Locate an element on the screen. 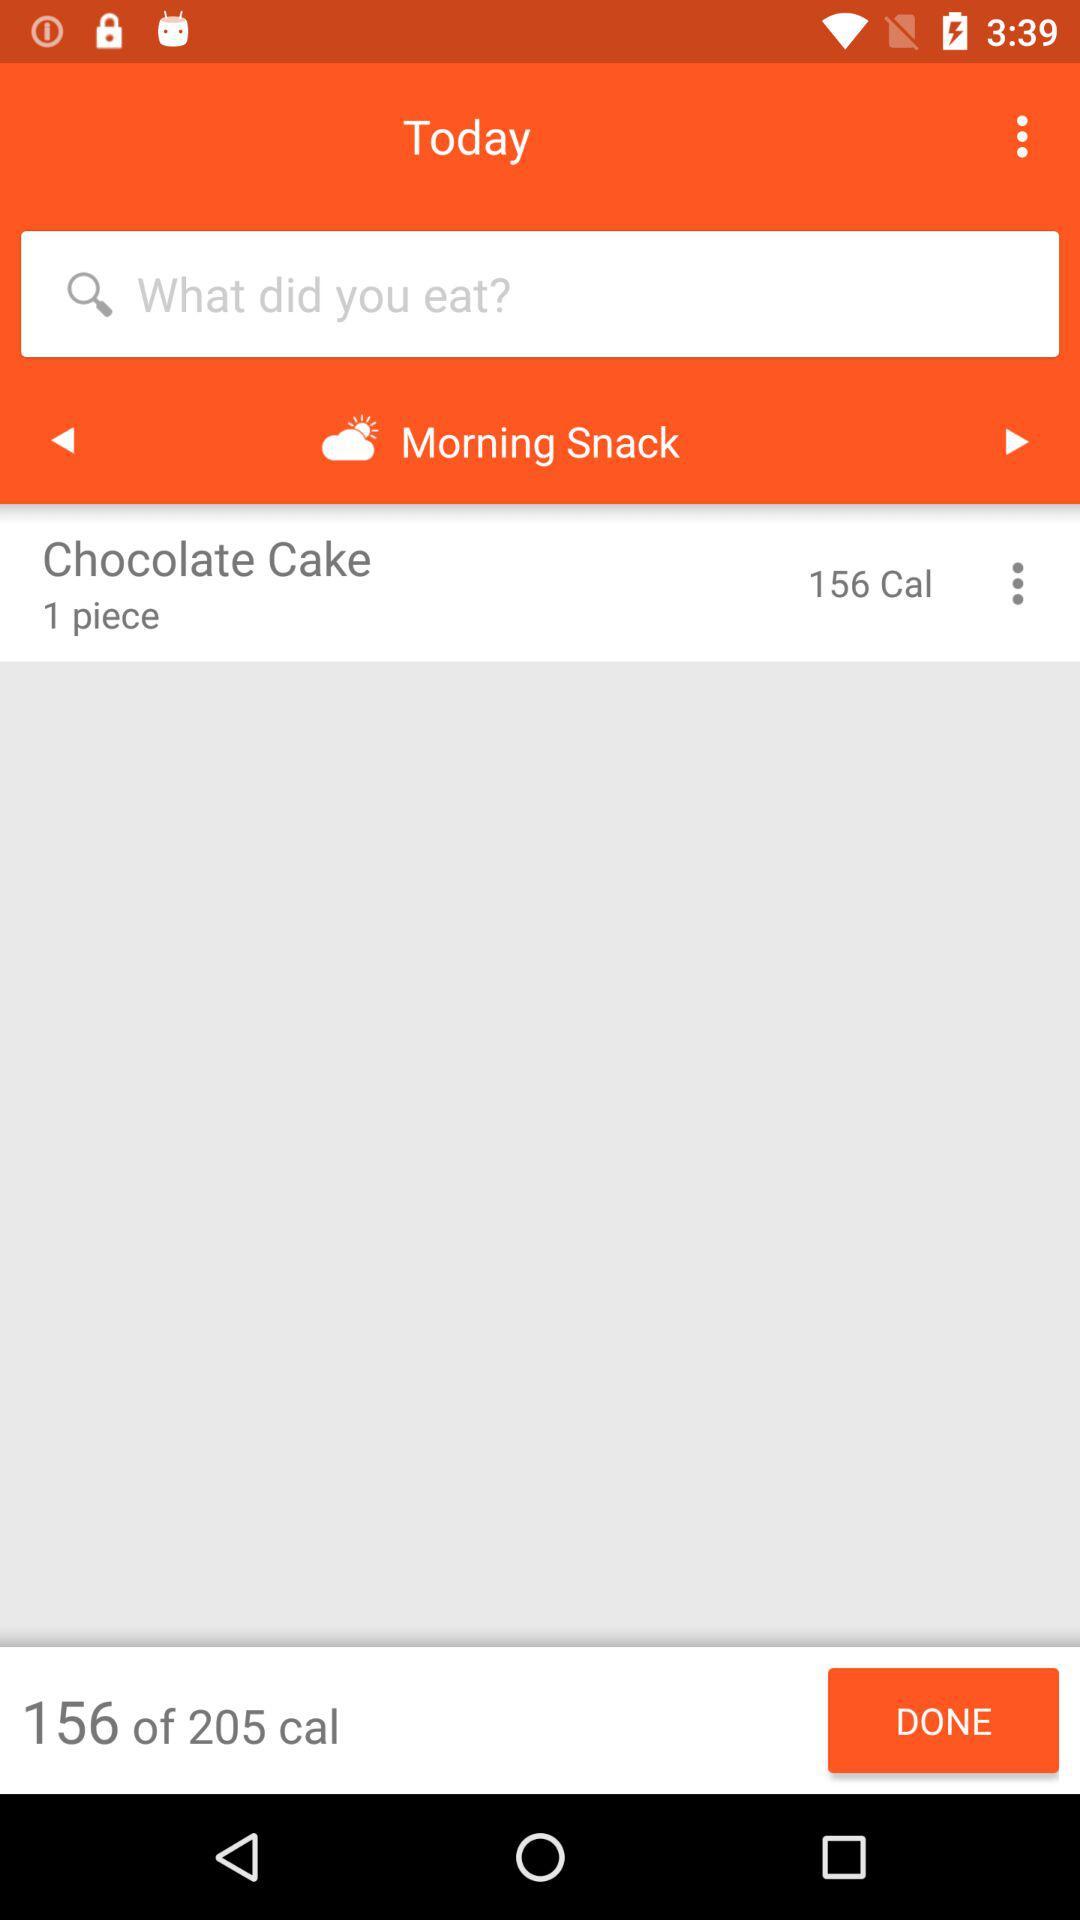  the arrow_backward icon is located at coordinates (61, 440).